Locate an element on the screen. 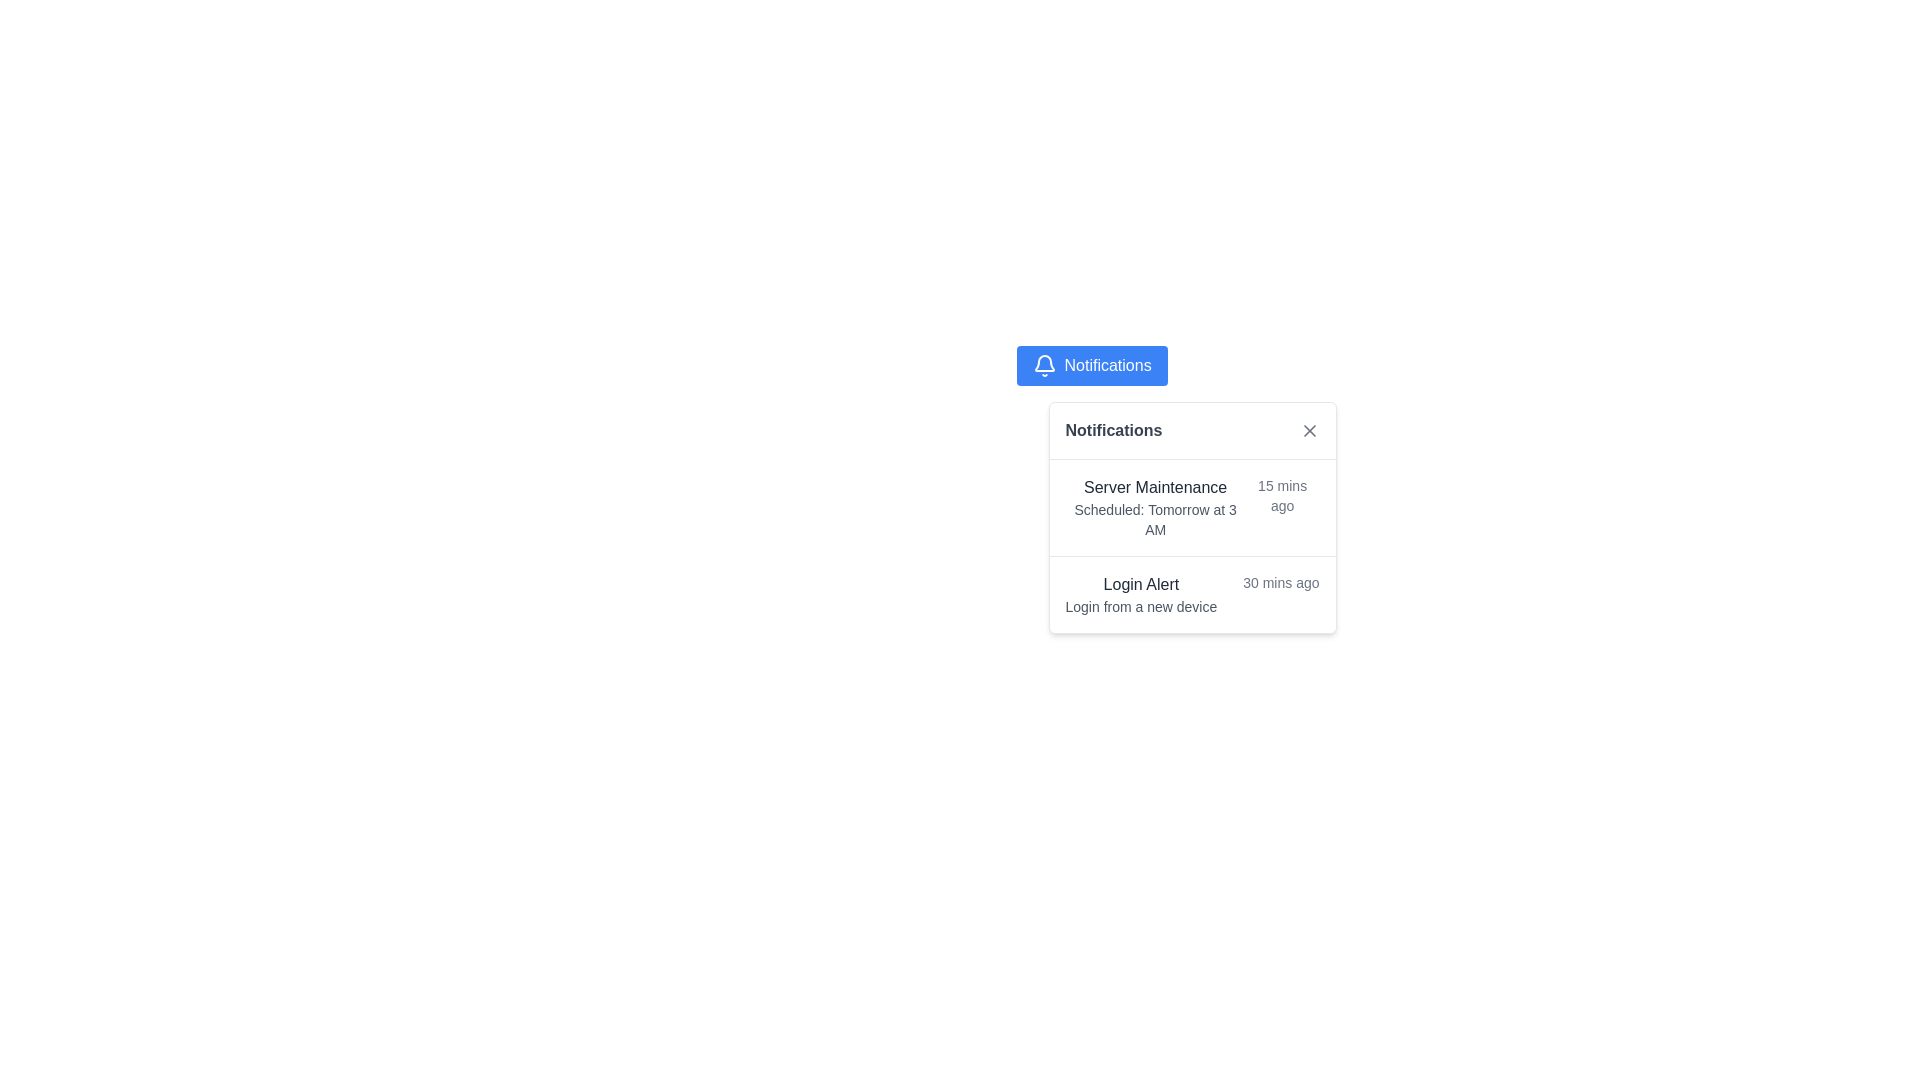 Image resolution: width=1920 pixels, height=1080 pixels. information displayed in the 'Server Maintenance' notification, which is the first entry in the 'Notifications' list and indicates the event is scheduled for 'Tomorrow at 3 AM.' is located at coordinates (1155, 507).